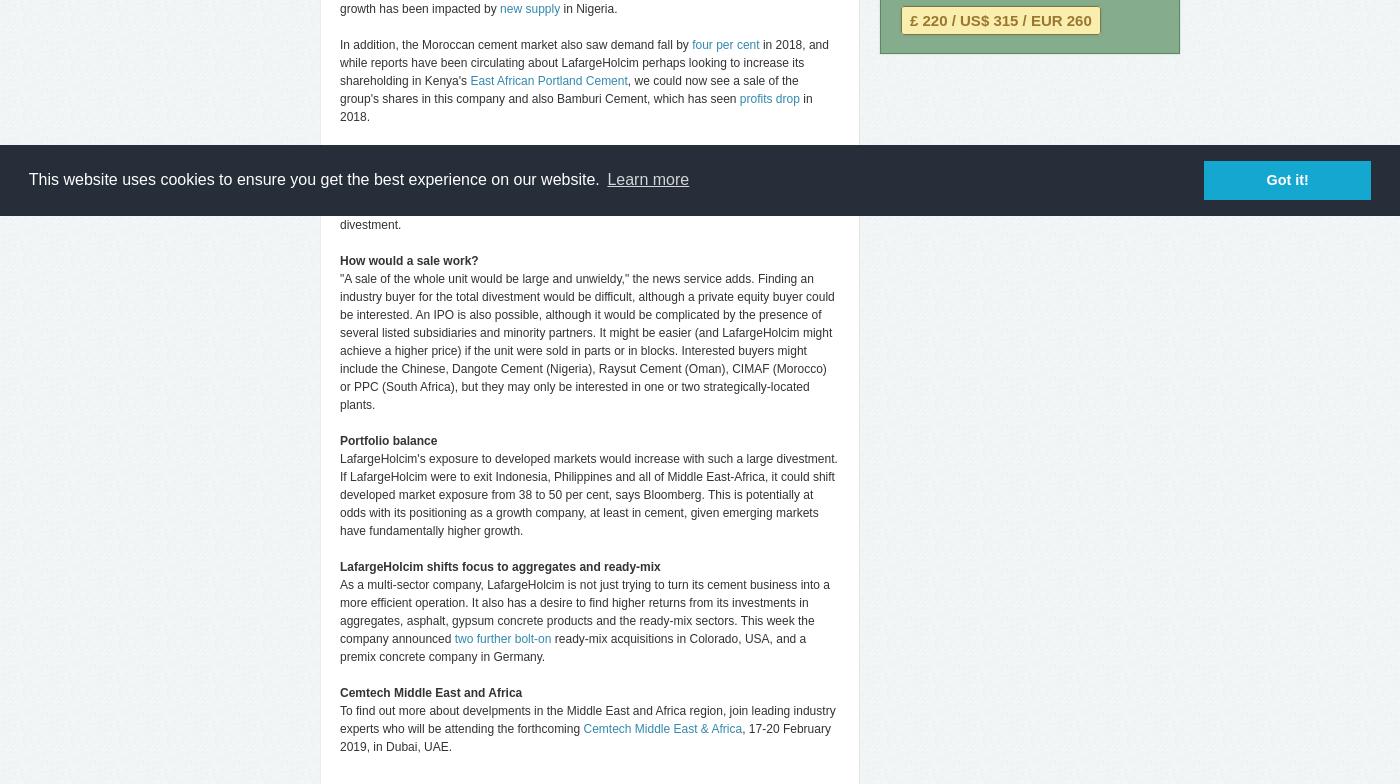 The height and width of the screenshot is (784, 1400). Describe the element at coordinates (548, 80) in the screenshot. I see `'East African Portland Cement'` at that location.